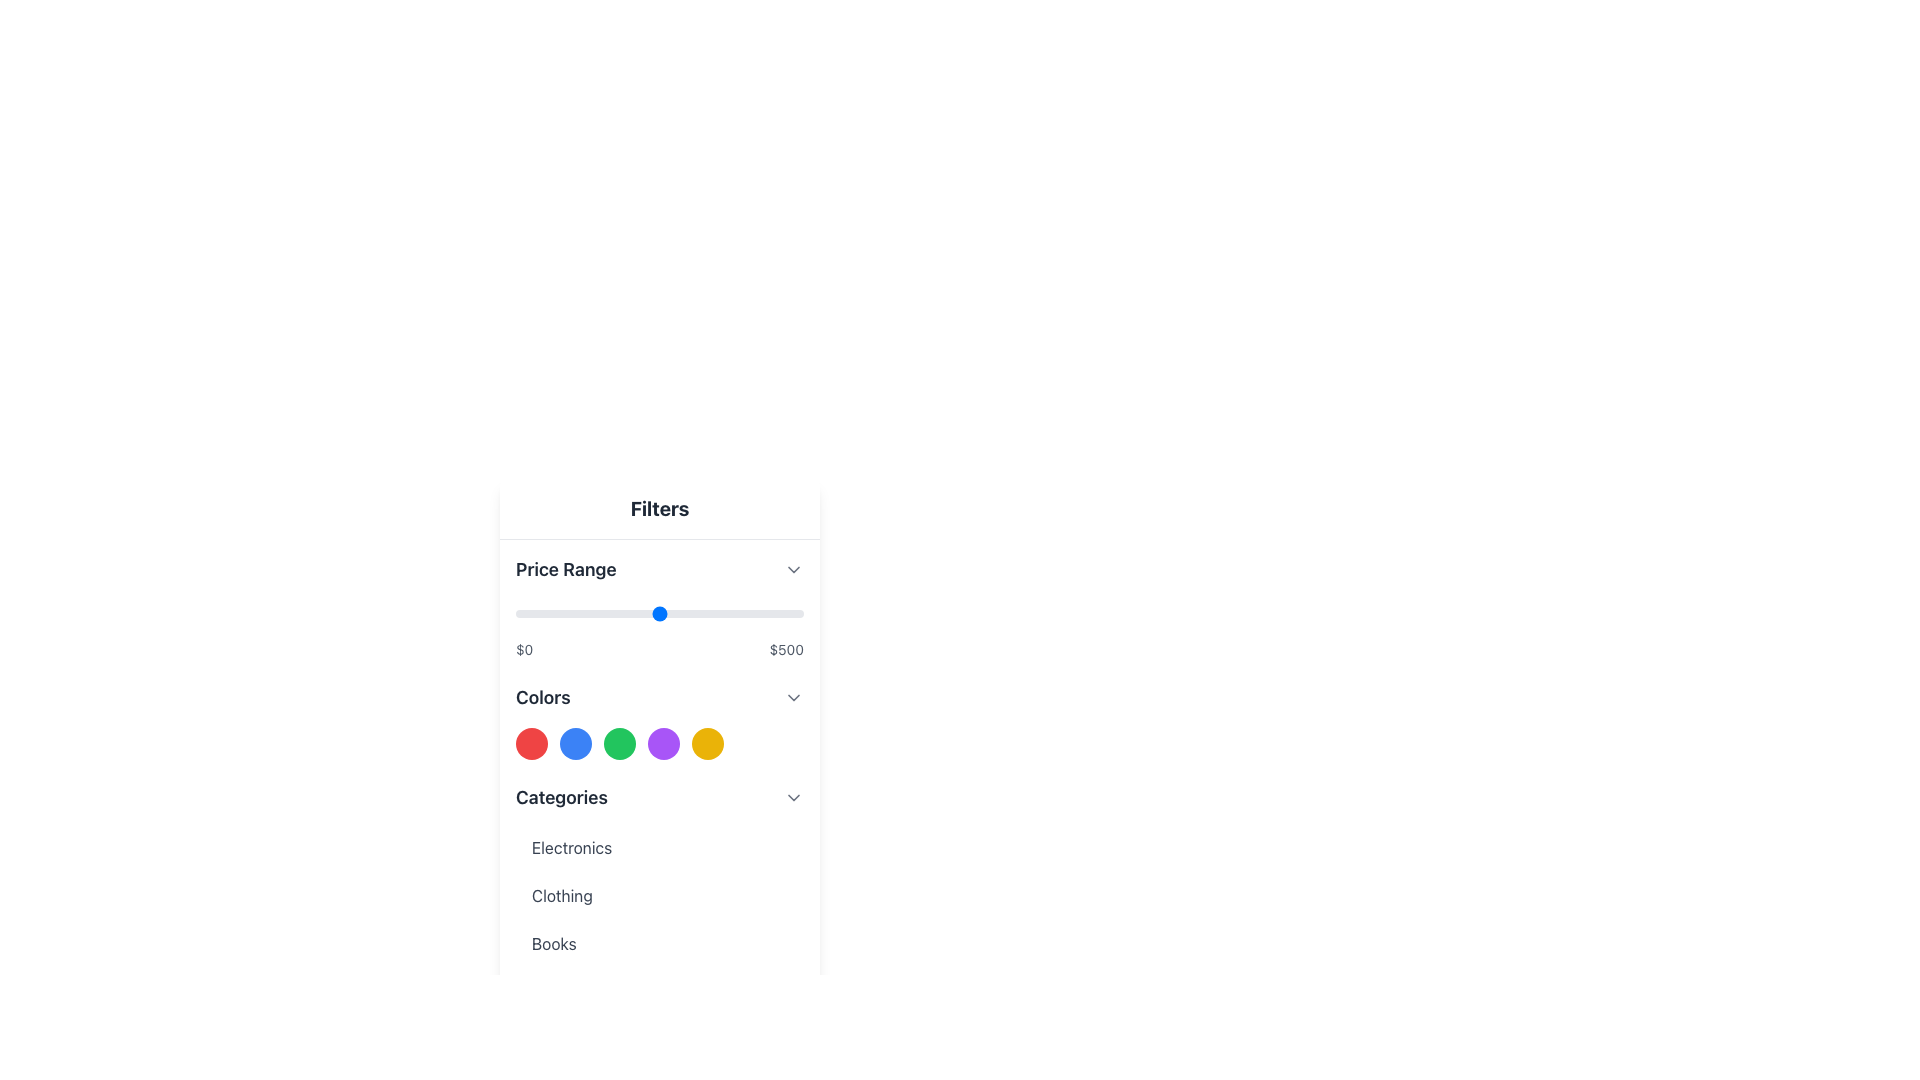  What do you see at coordinates (660, 628) in the screenshot?
I see `the Range slider to move the knob for price selection, located centrally in the 'Price Range' section with labels '$0' and '$500' beneath it` at bounding box center [660, 628].